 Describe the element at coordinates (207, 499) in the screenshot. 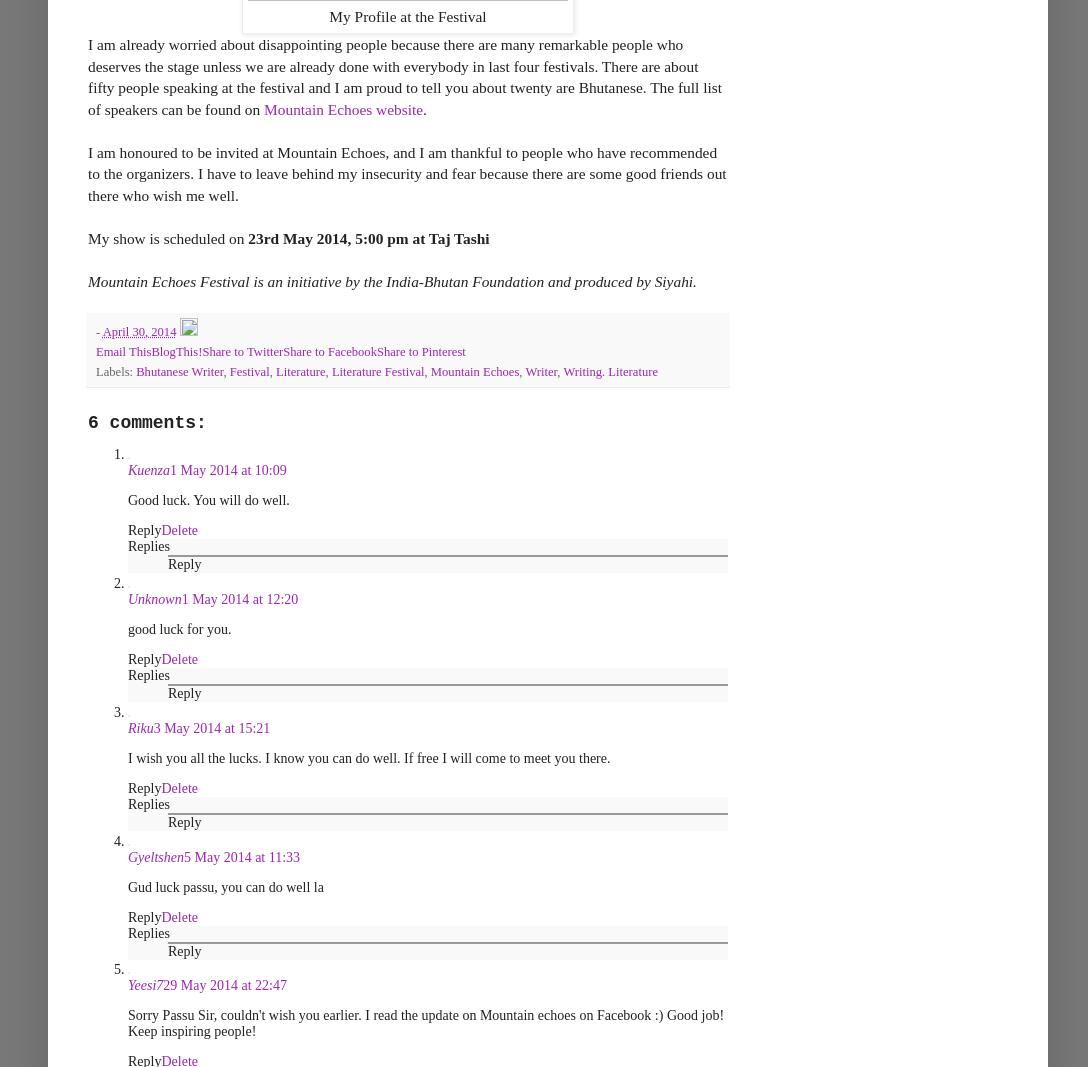

I see `'Good luck. You will do well.'` at that location.